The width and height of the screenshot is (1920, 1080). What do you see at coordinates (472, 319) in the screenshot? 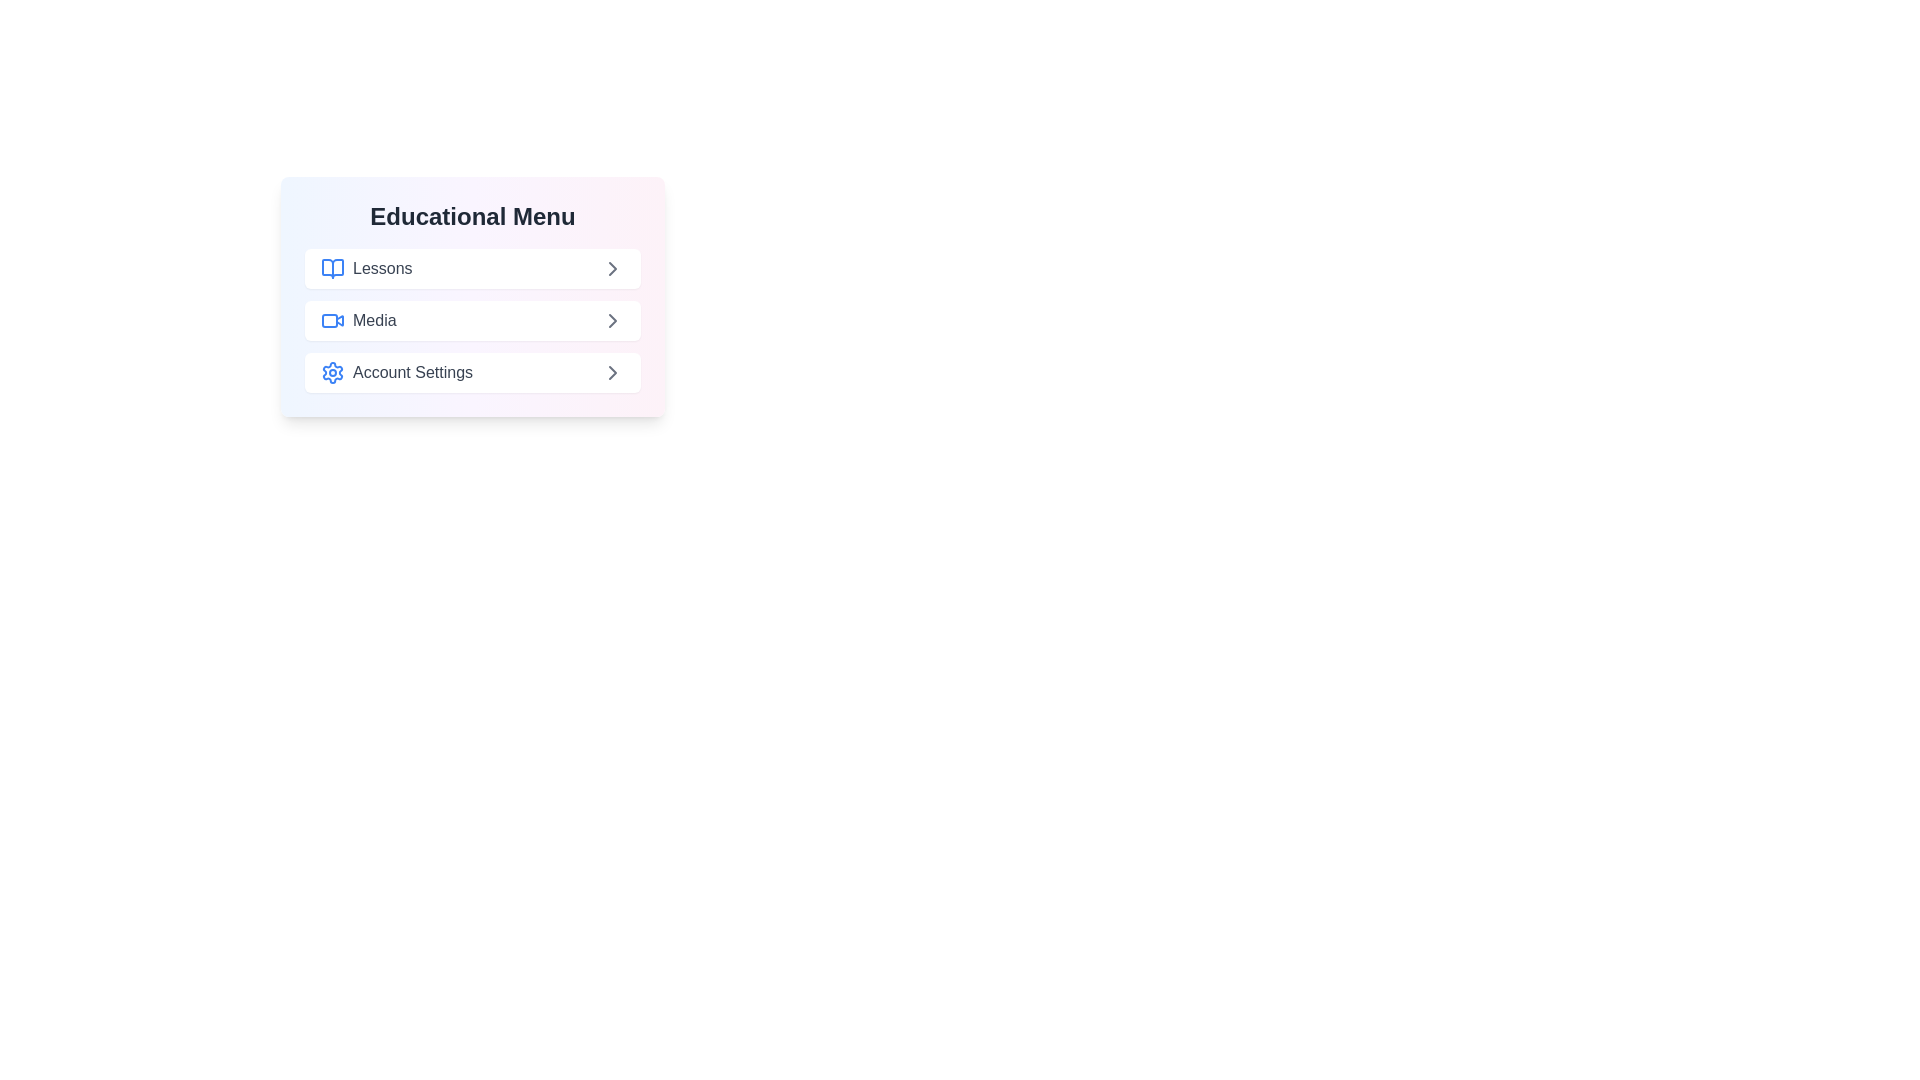
I see `the 'Media' button` at bounding box center [472, 319].